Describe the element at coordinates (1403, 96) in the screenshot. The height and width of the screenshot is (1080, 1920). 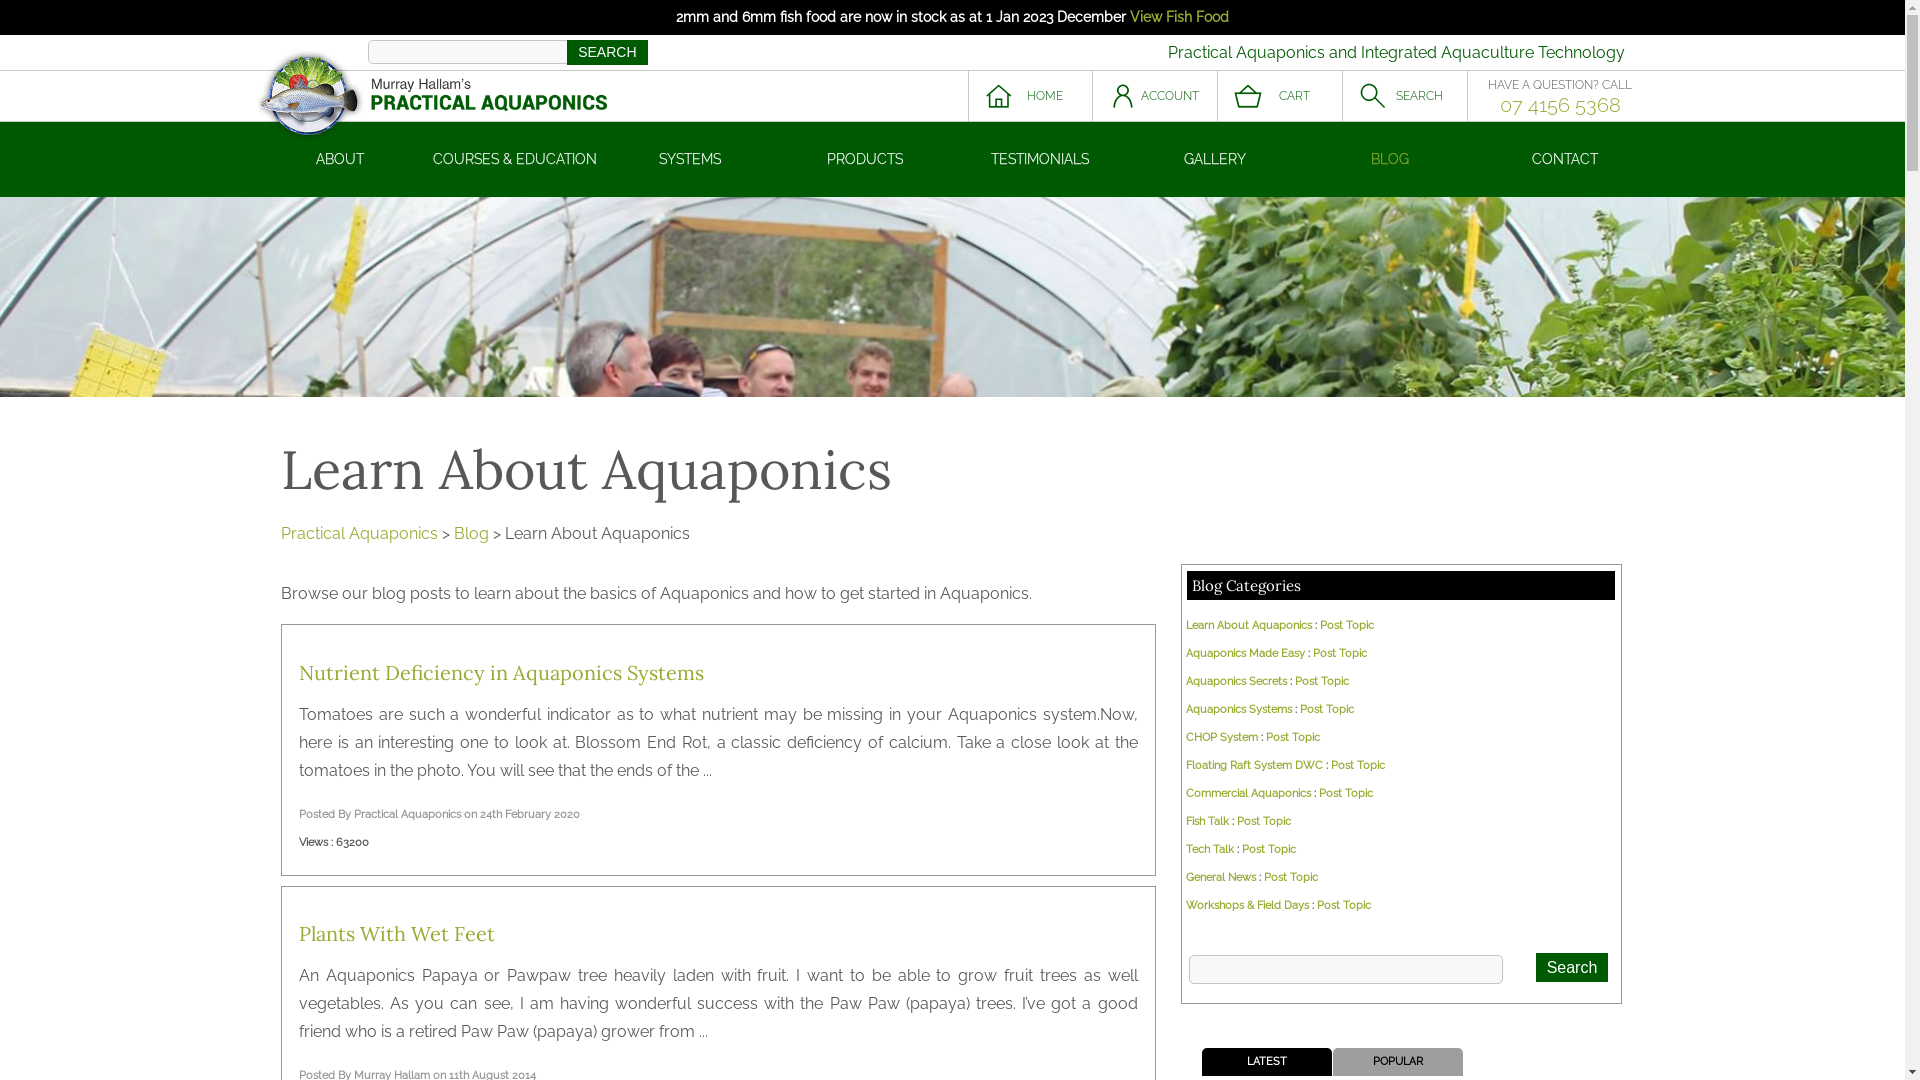
I see `'SEARCH'` at that location.